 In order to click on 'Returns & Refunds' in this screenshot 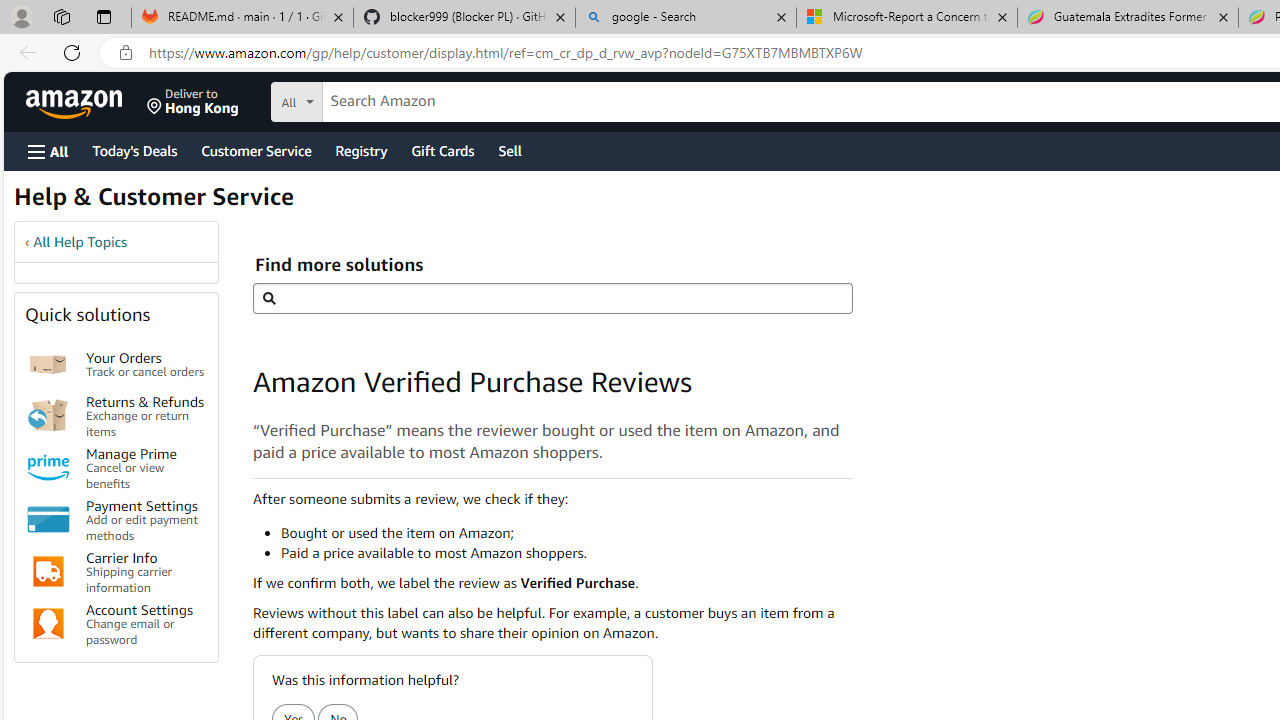, I will do `click(48, 414)`.